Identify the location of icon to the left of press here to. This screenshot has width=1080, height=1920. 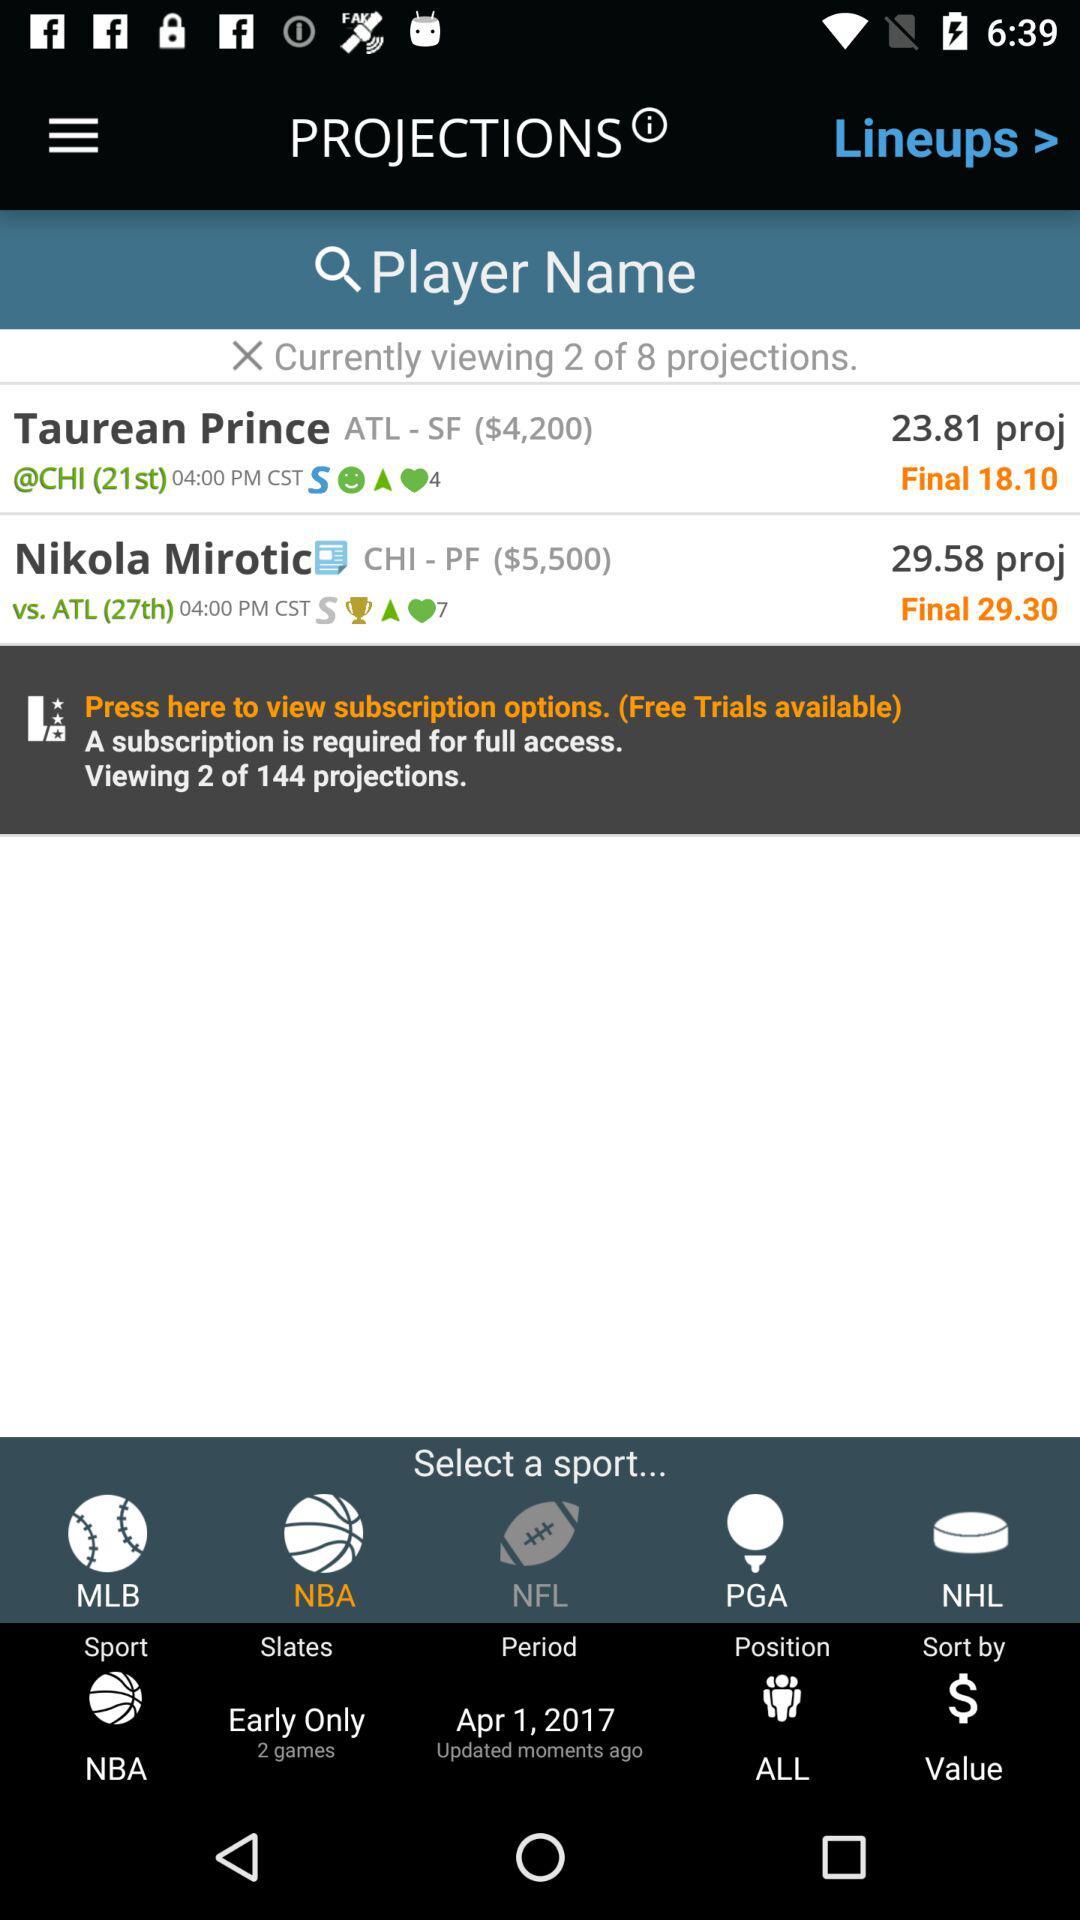
(45, 718).